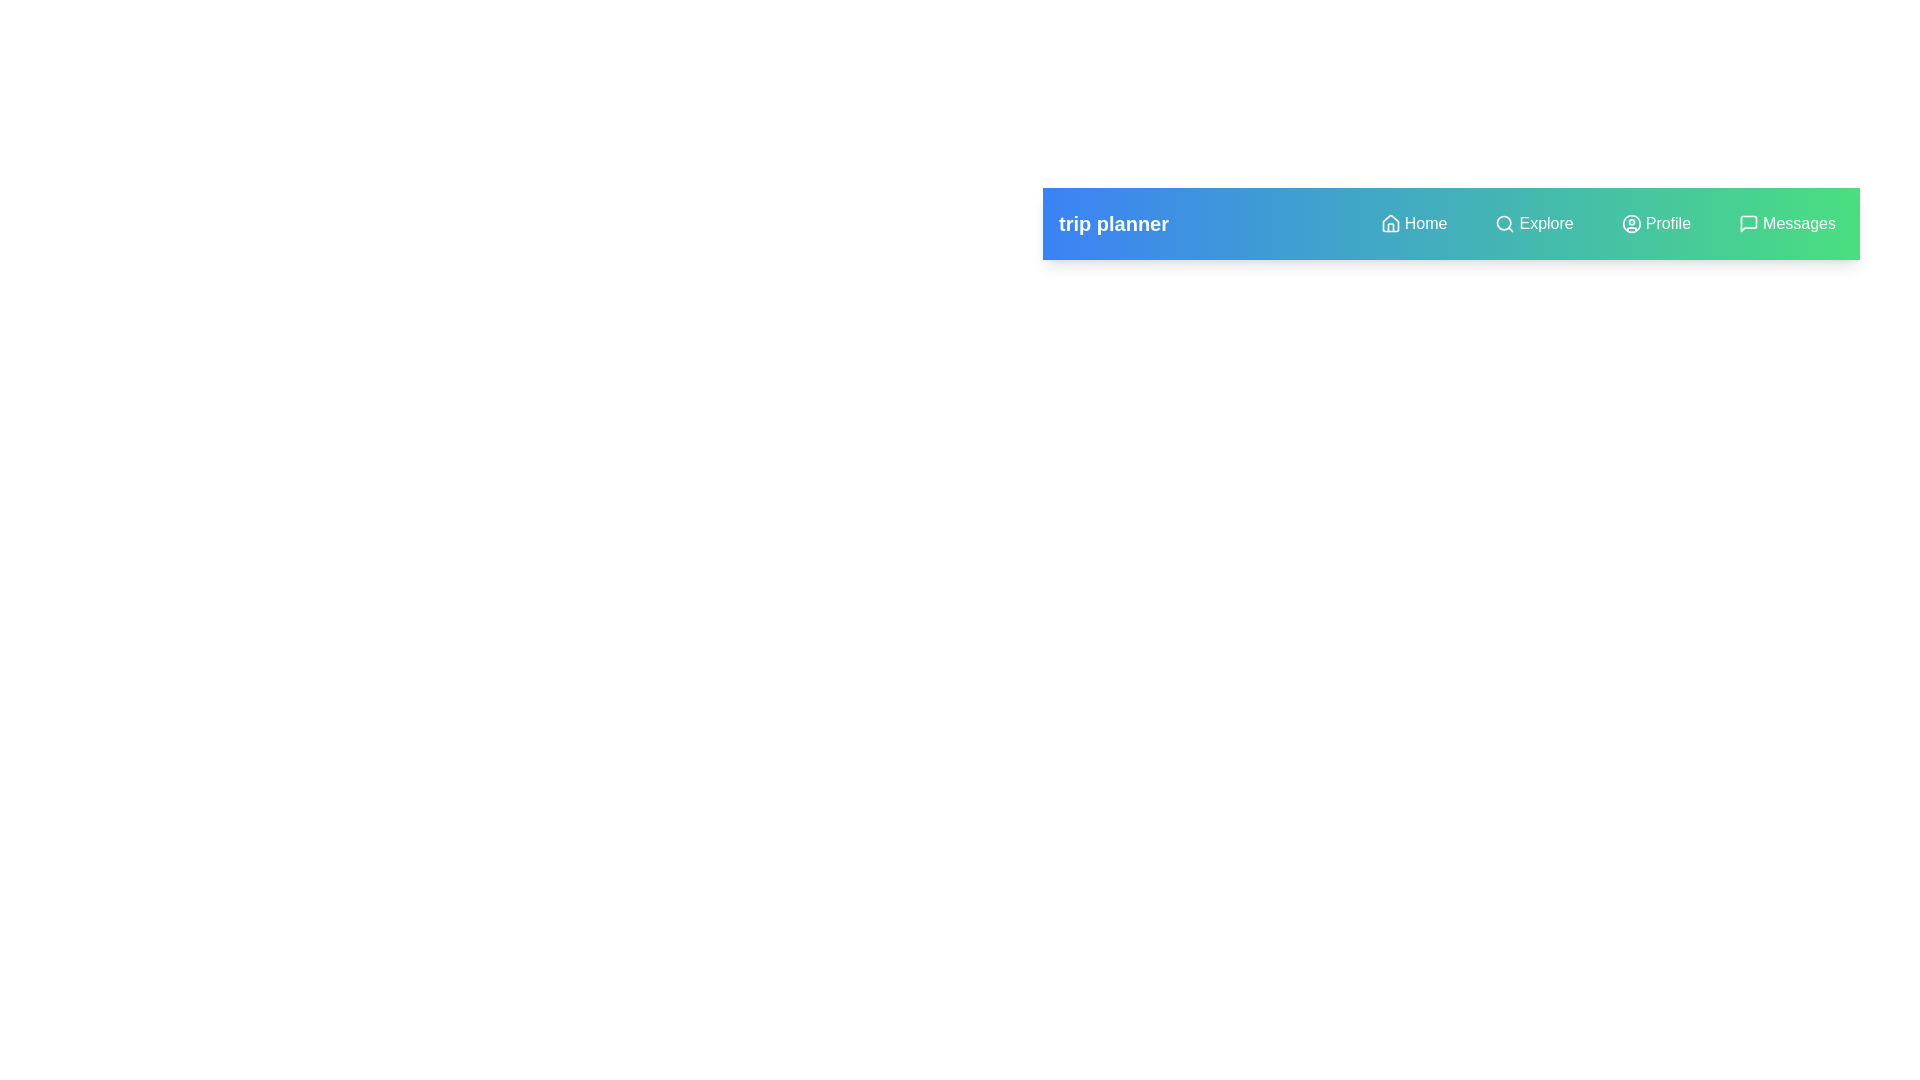 The height and width of the screenshot is (1080, 1920). What do you see at coordinates (1413, 223) in the screenshot?
I see `the navigation menu item Home to navigate to the respective section` at bounding box center [1413, 223].